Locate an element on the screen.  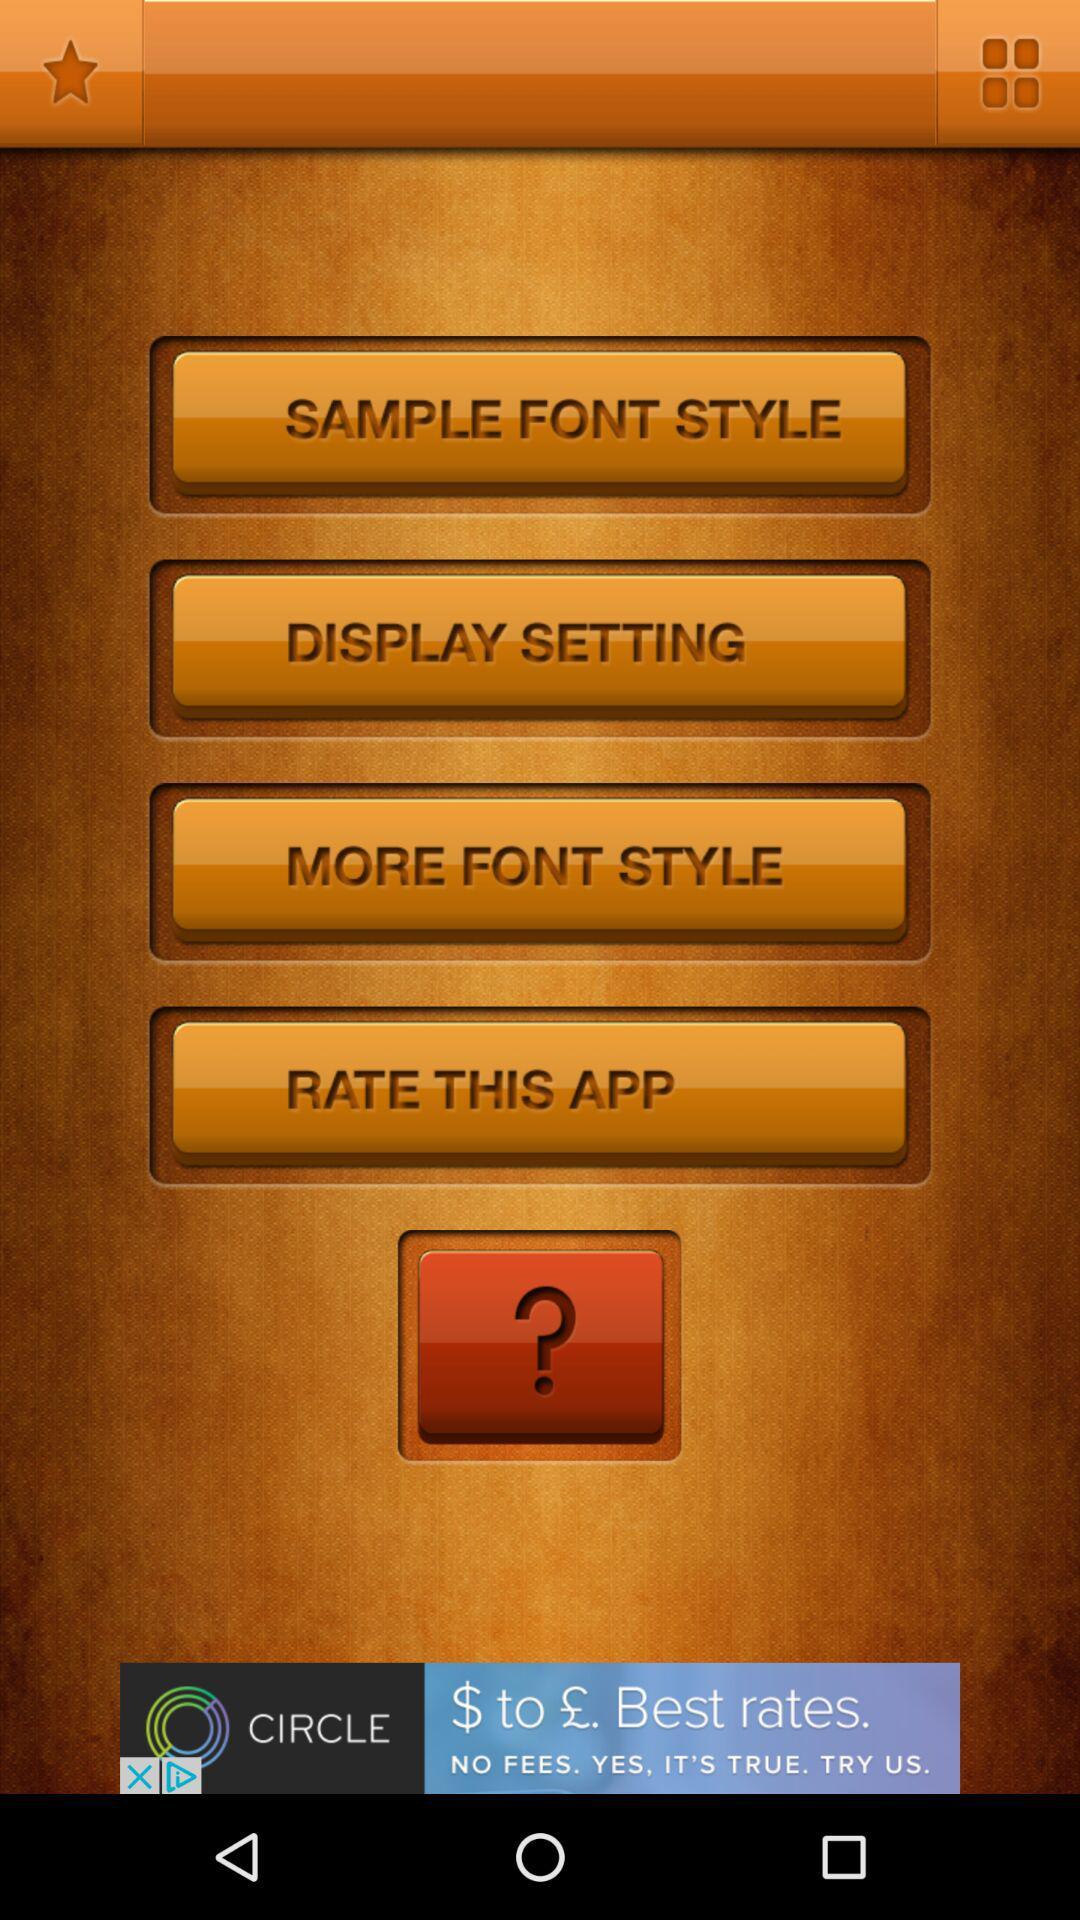
more font style menu is located at coordinates (540, 874).